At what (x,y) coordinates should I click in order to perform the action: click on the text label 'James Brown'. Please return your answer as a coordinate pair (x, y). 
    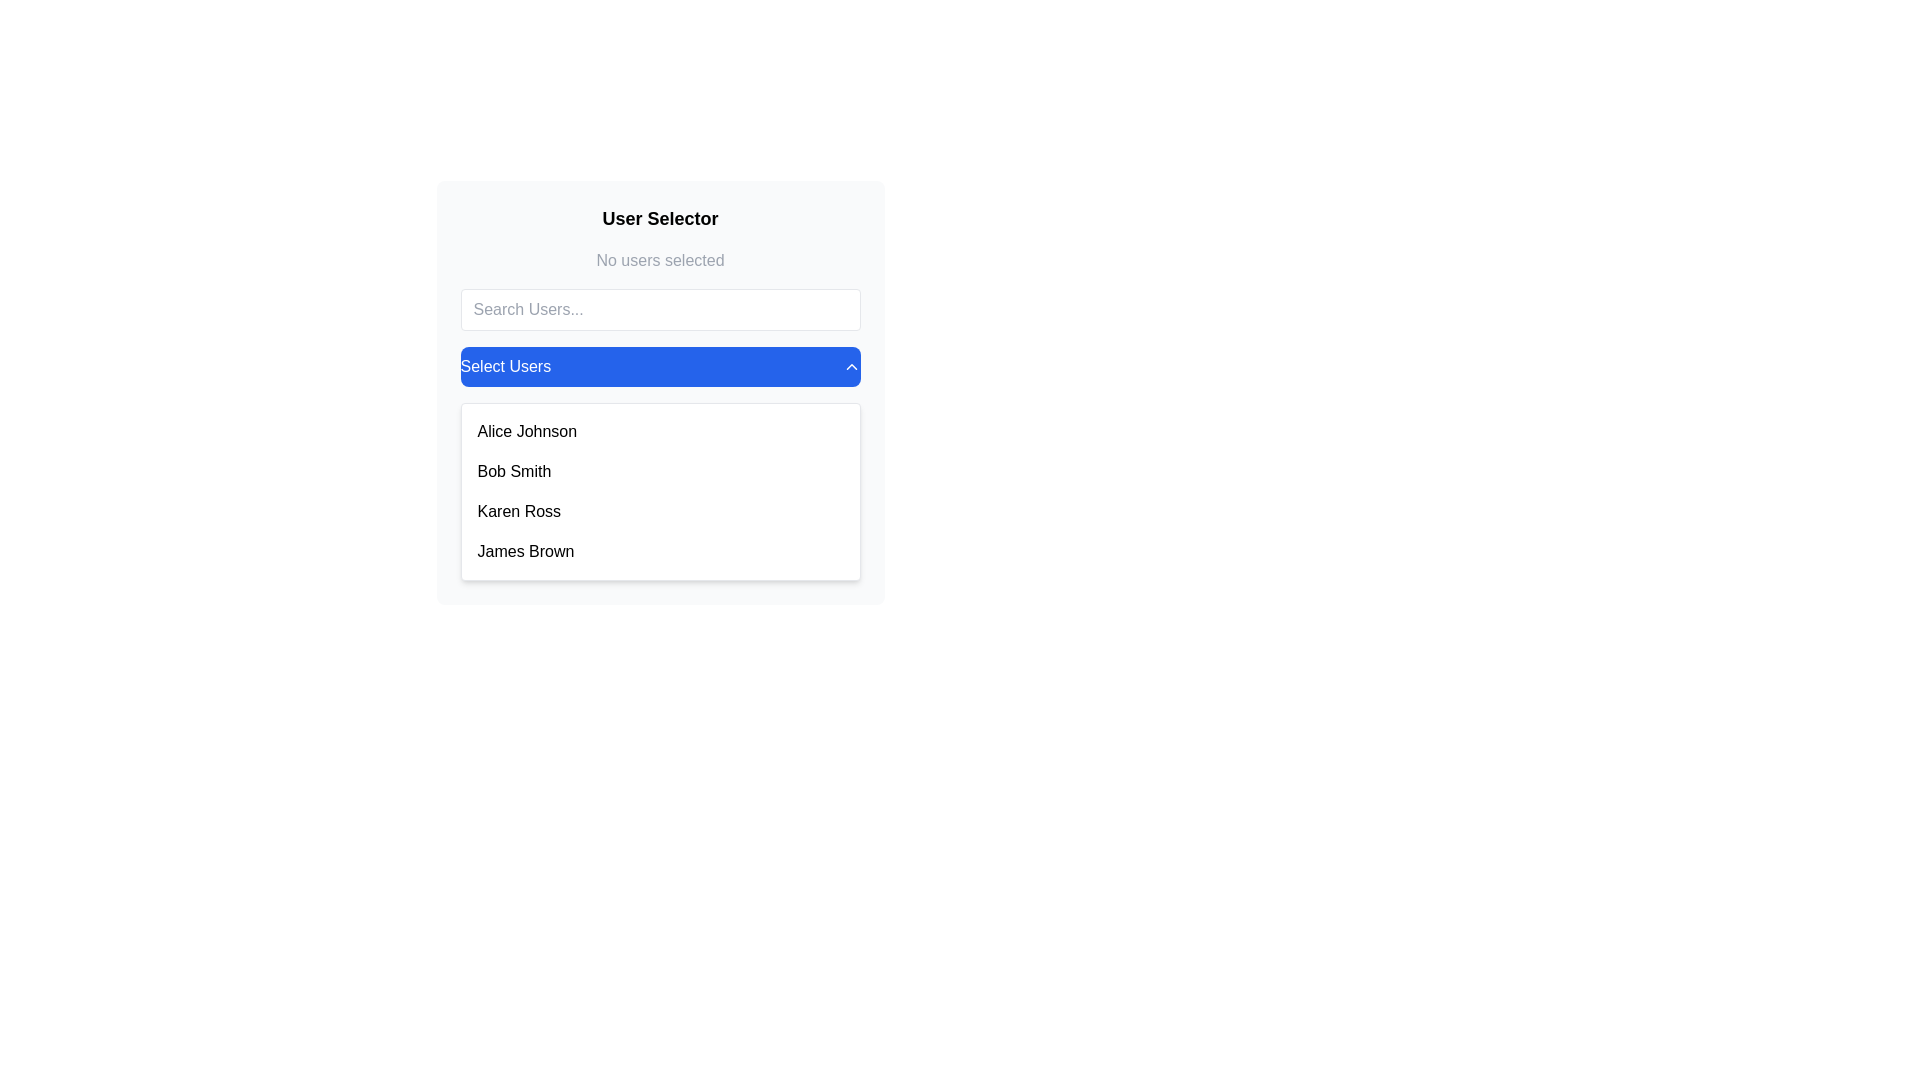
    Looking at the image, I should click on (525, 551).